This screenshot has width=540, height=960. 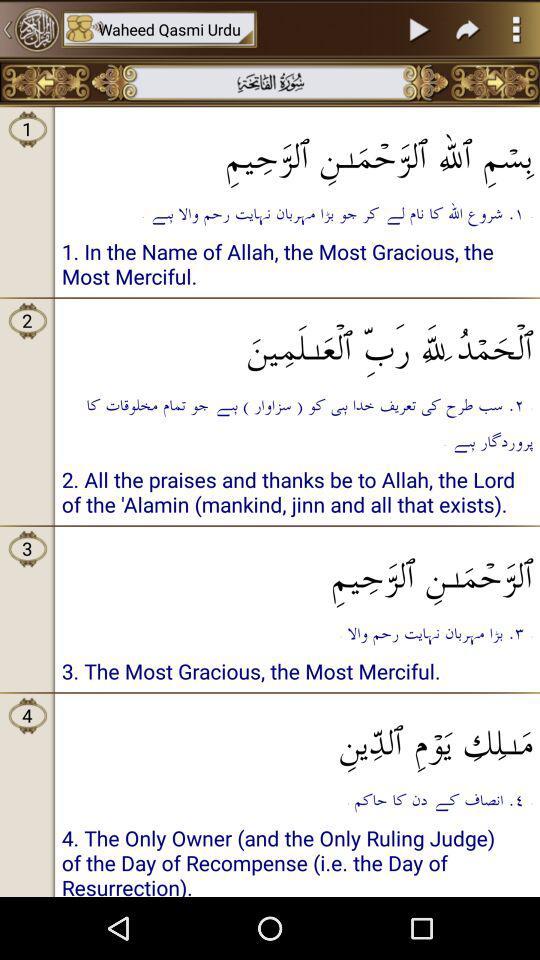 I want to click on the redo icon, so click(x=468, y=30).